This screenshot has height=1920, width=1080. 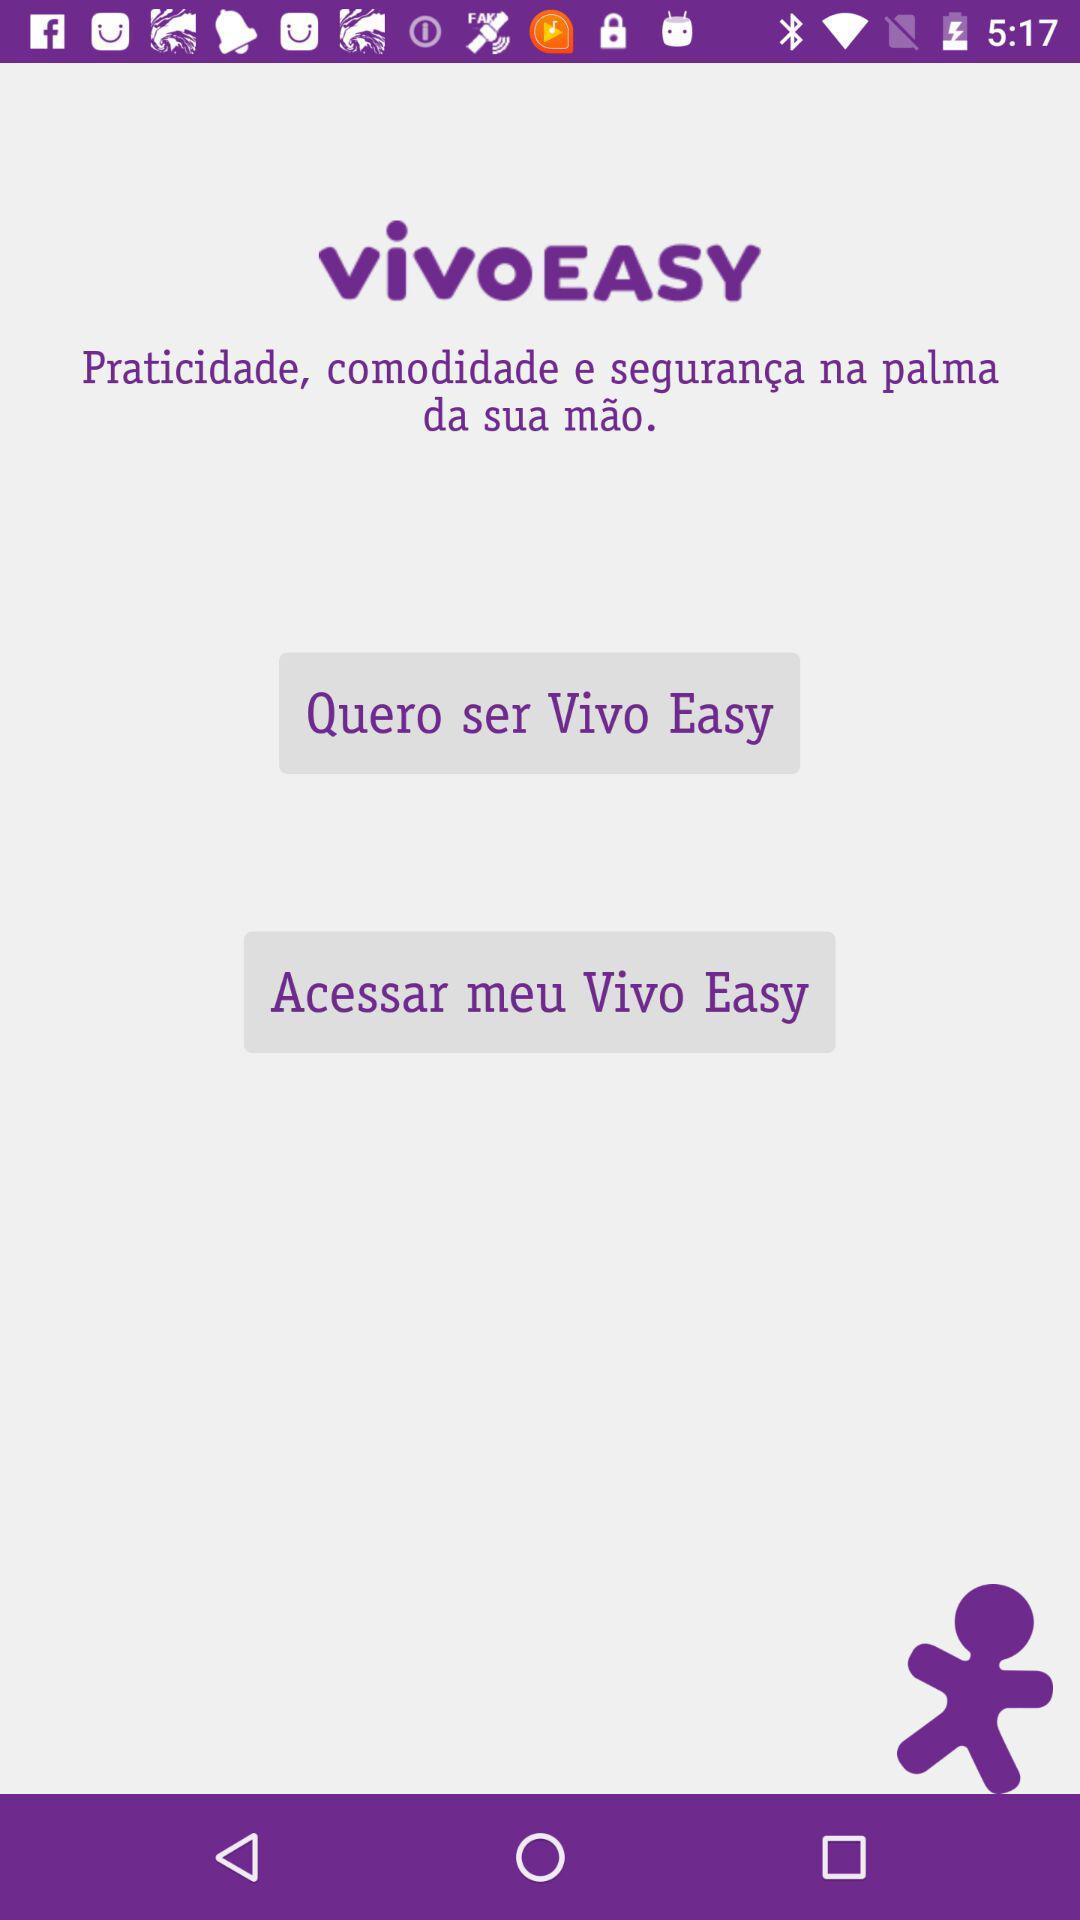 I want to click on icon above the acessar meu vivo icon, so click(x=538, y=713).